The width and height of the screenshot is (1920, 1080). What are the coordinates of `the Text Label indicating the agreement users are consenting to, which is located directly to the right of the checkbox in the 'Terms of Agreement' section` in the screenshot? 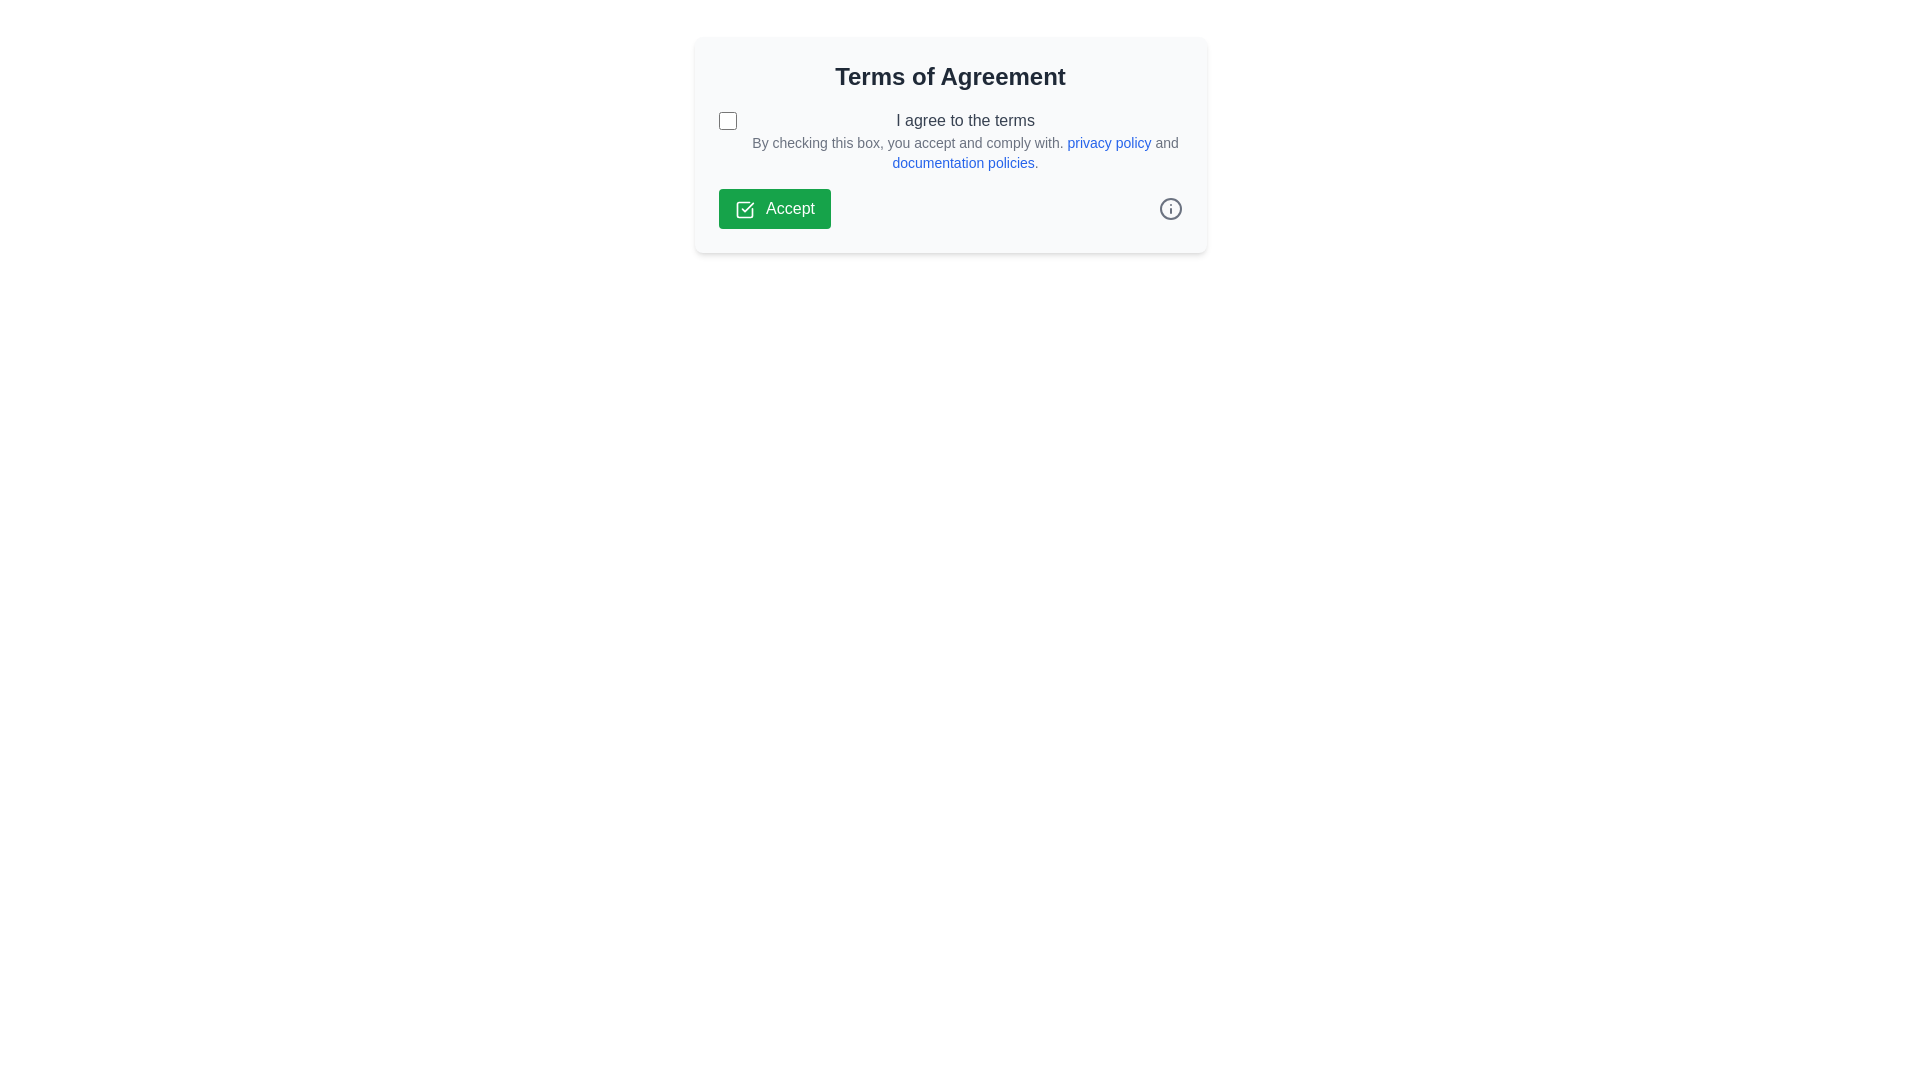 It's located at (965, 120).